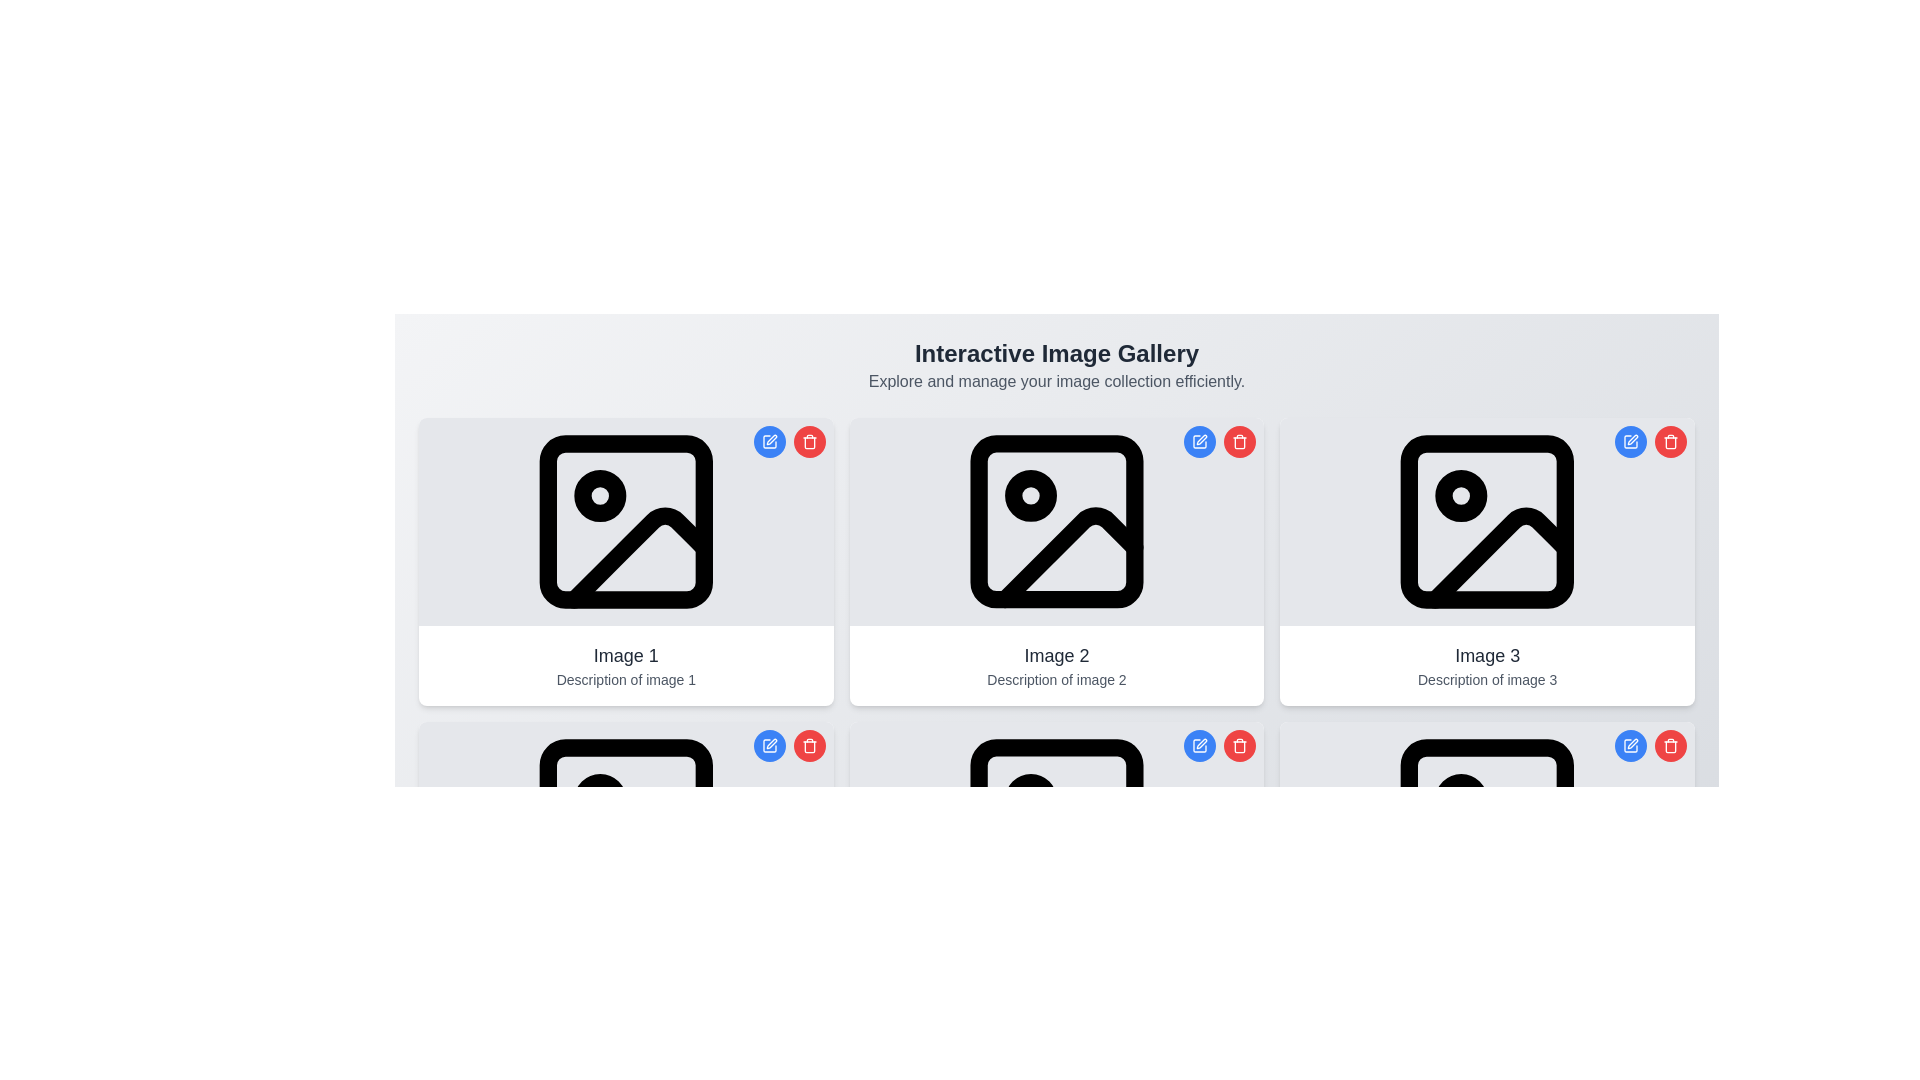 The width and height of the screenshot is (1920, 1080). I want to click on the icon in the top-right corner of the 'Image 3' card to initiate an action, such as opening an editing interface, so click(1632, 438).